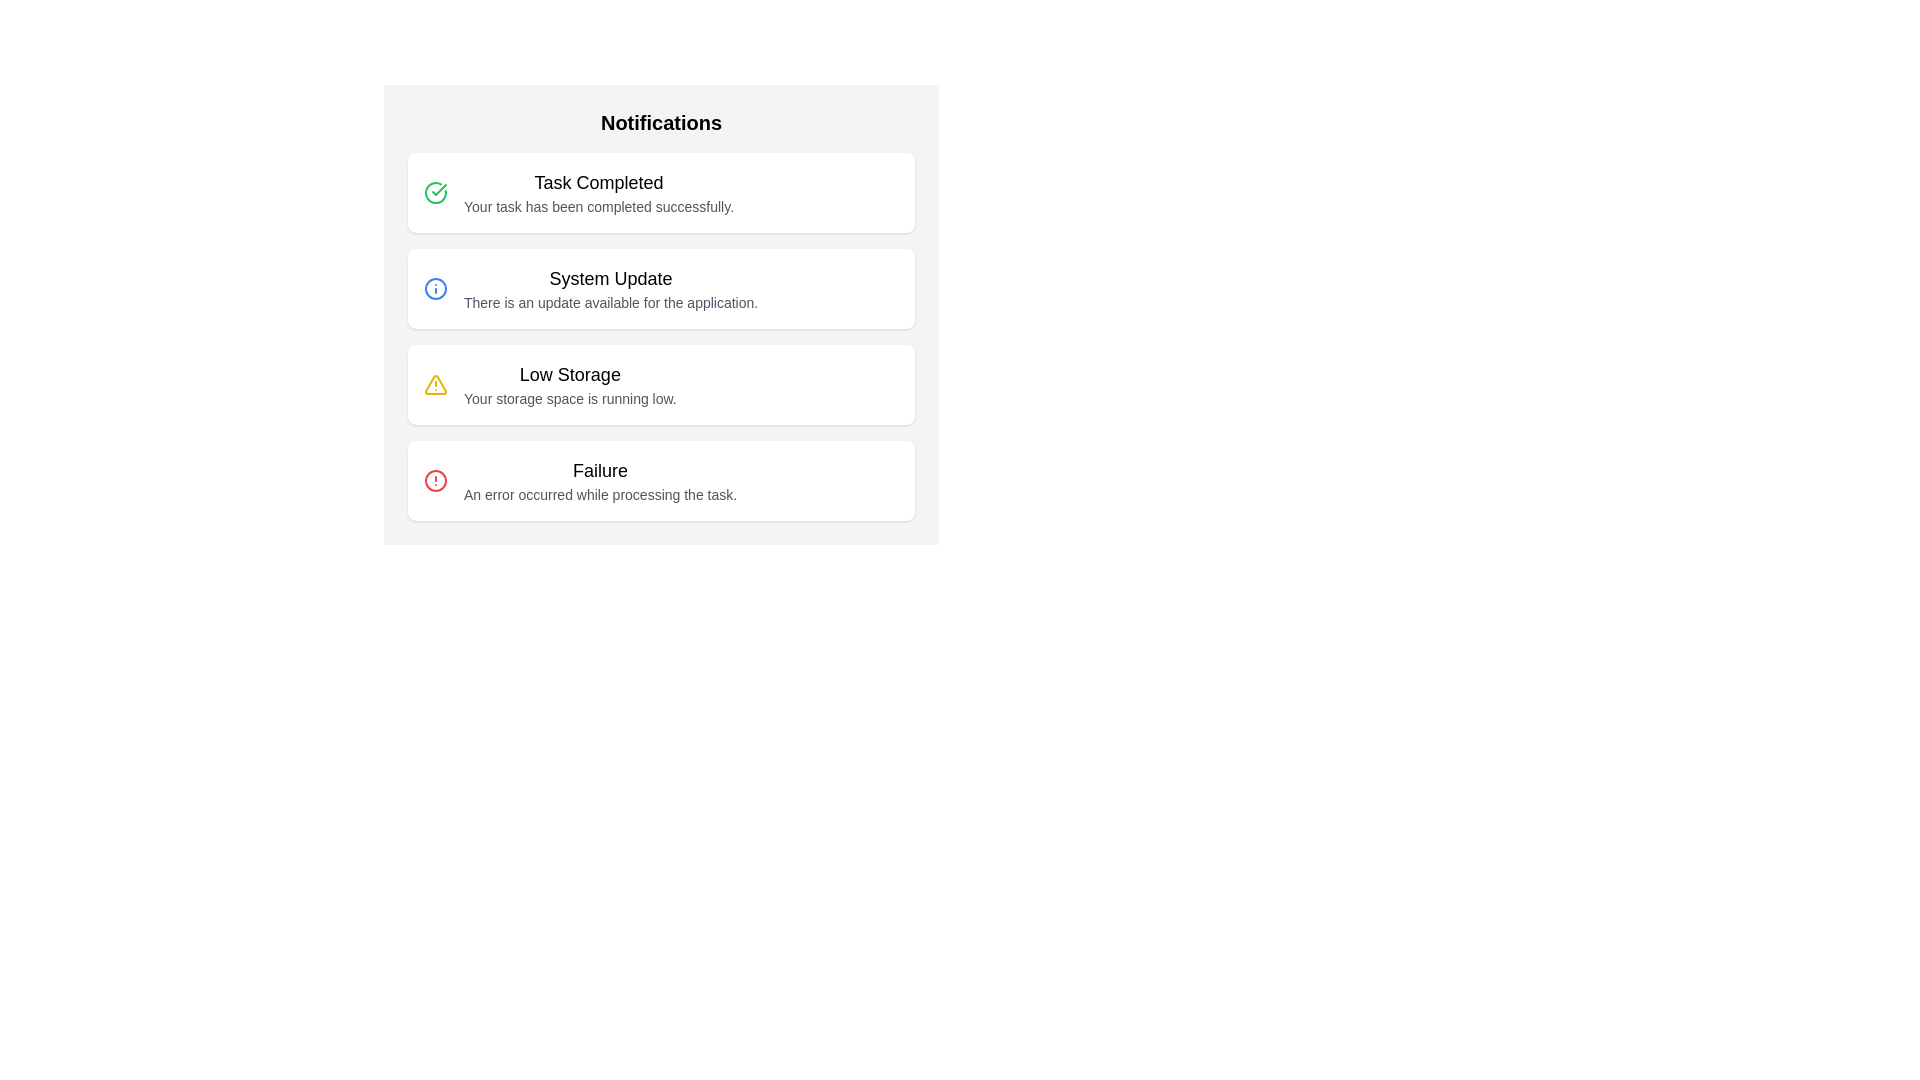  What do you see at coordinates (598, 207) in the screenshot?
I see `text string 'Your task has been completed successfully.' located immediately below the heading 'Task Completed' in the first notification card` at bounding box center [598, 207].